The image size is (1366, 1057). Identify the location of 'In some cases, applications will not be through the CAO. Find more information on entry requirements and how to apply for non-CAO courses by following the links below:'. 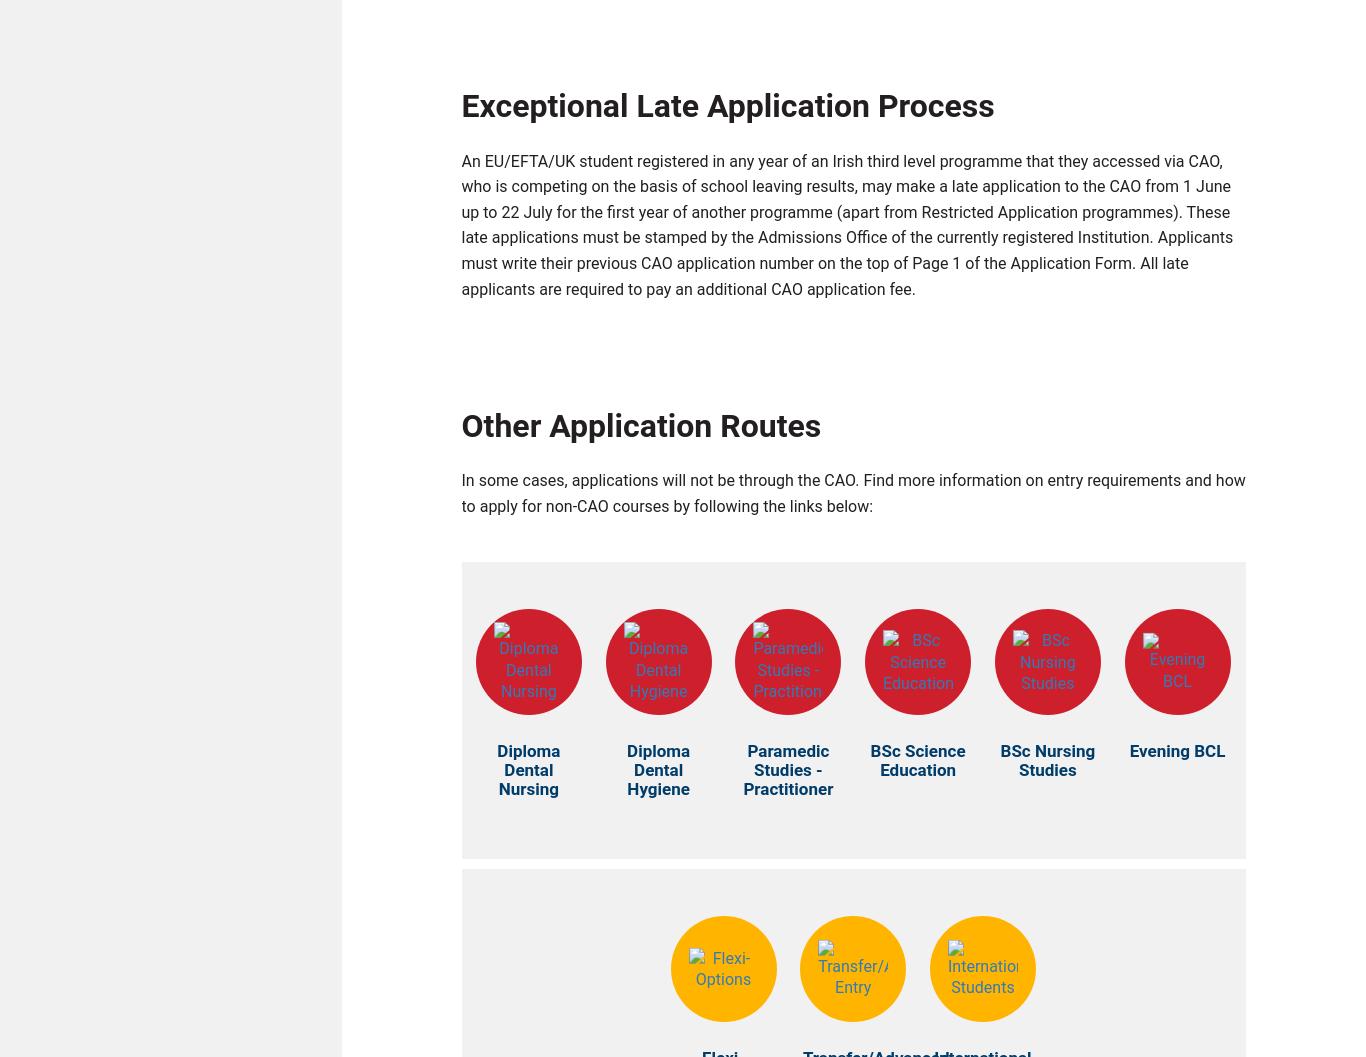
(852, 498).